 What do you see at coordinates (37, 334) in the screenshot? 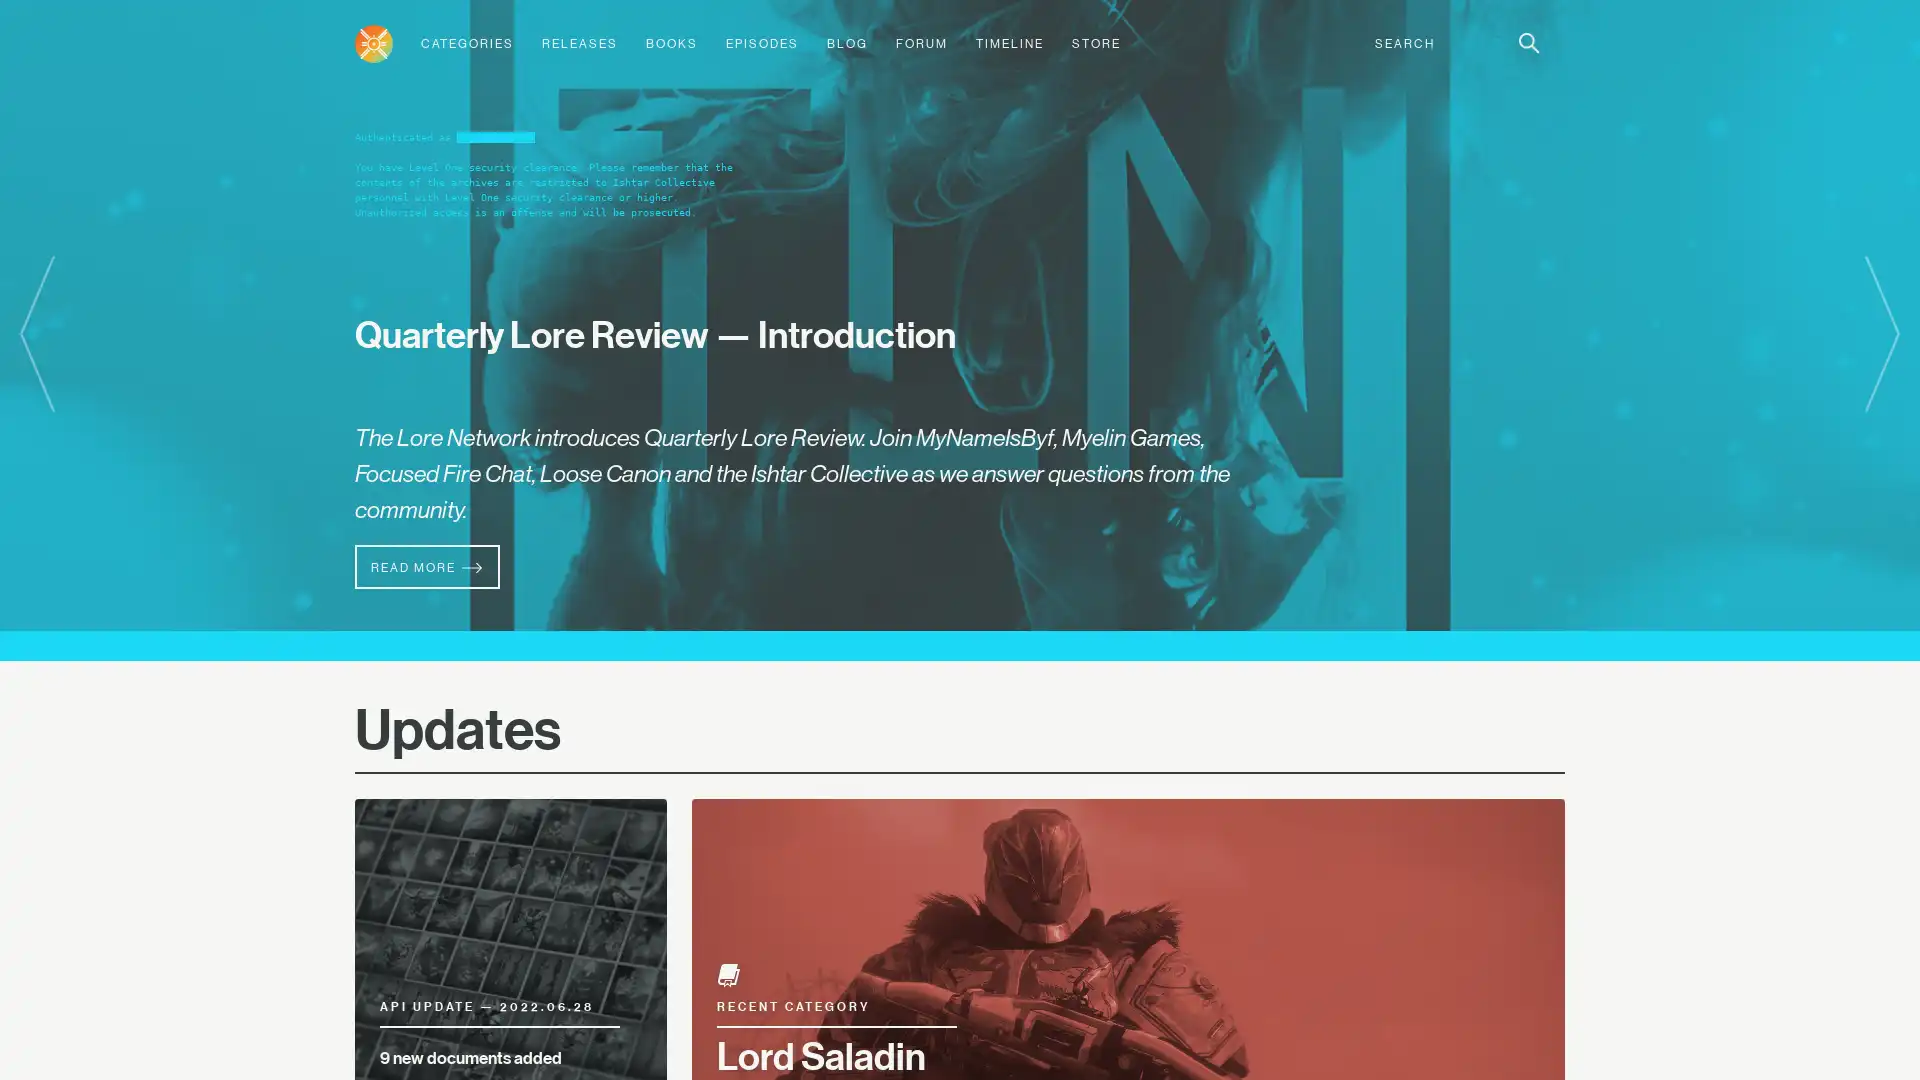
I see `Previous` at bounding box center [37, 334].